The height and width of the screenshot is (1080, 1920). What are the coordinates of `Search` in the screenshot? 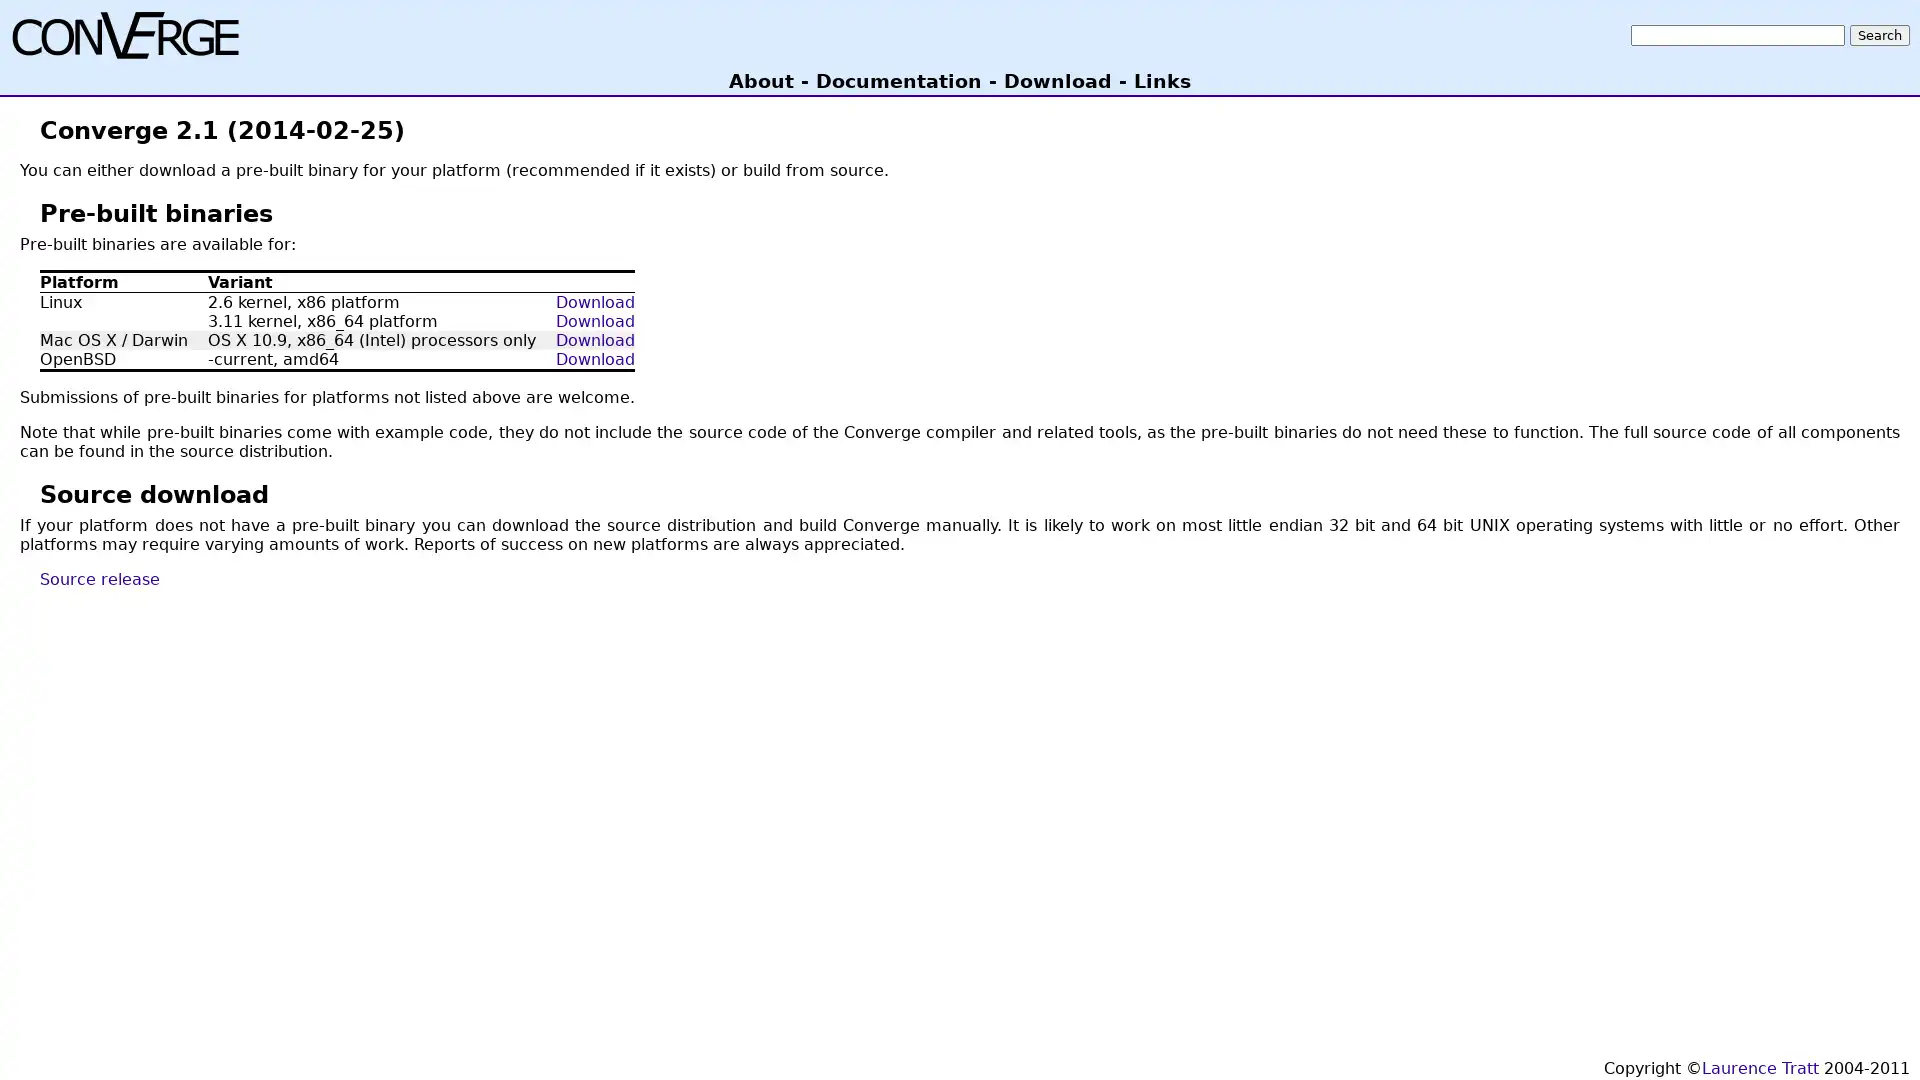 It's located at (1879, 34).